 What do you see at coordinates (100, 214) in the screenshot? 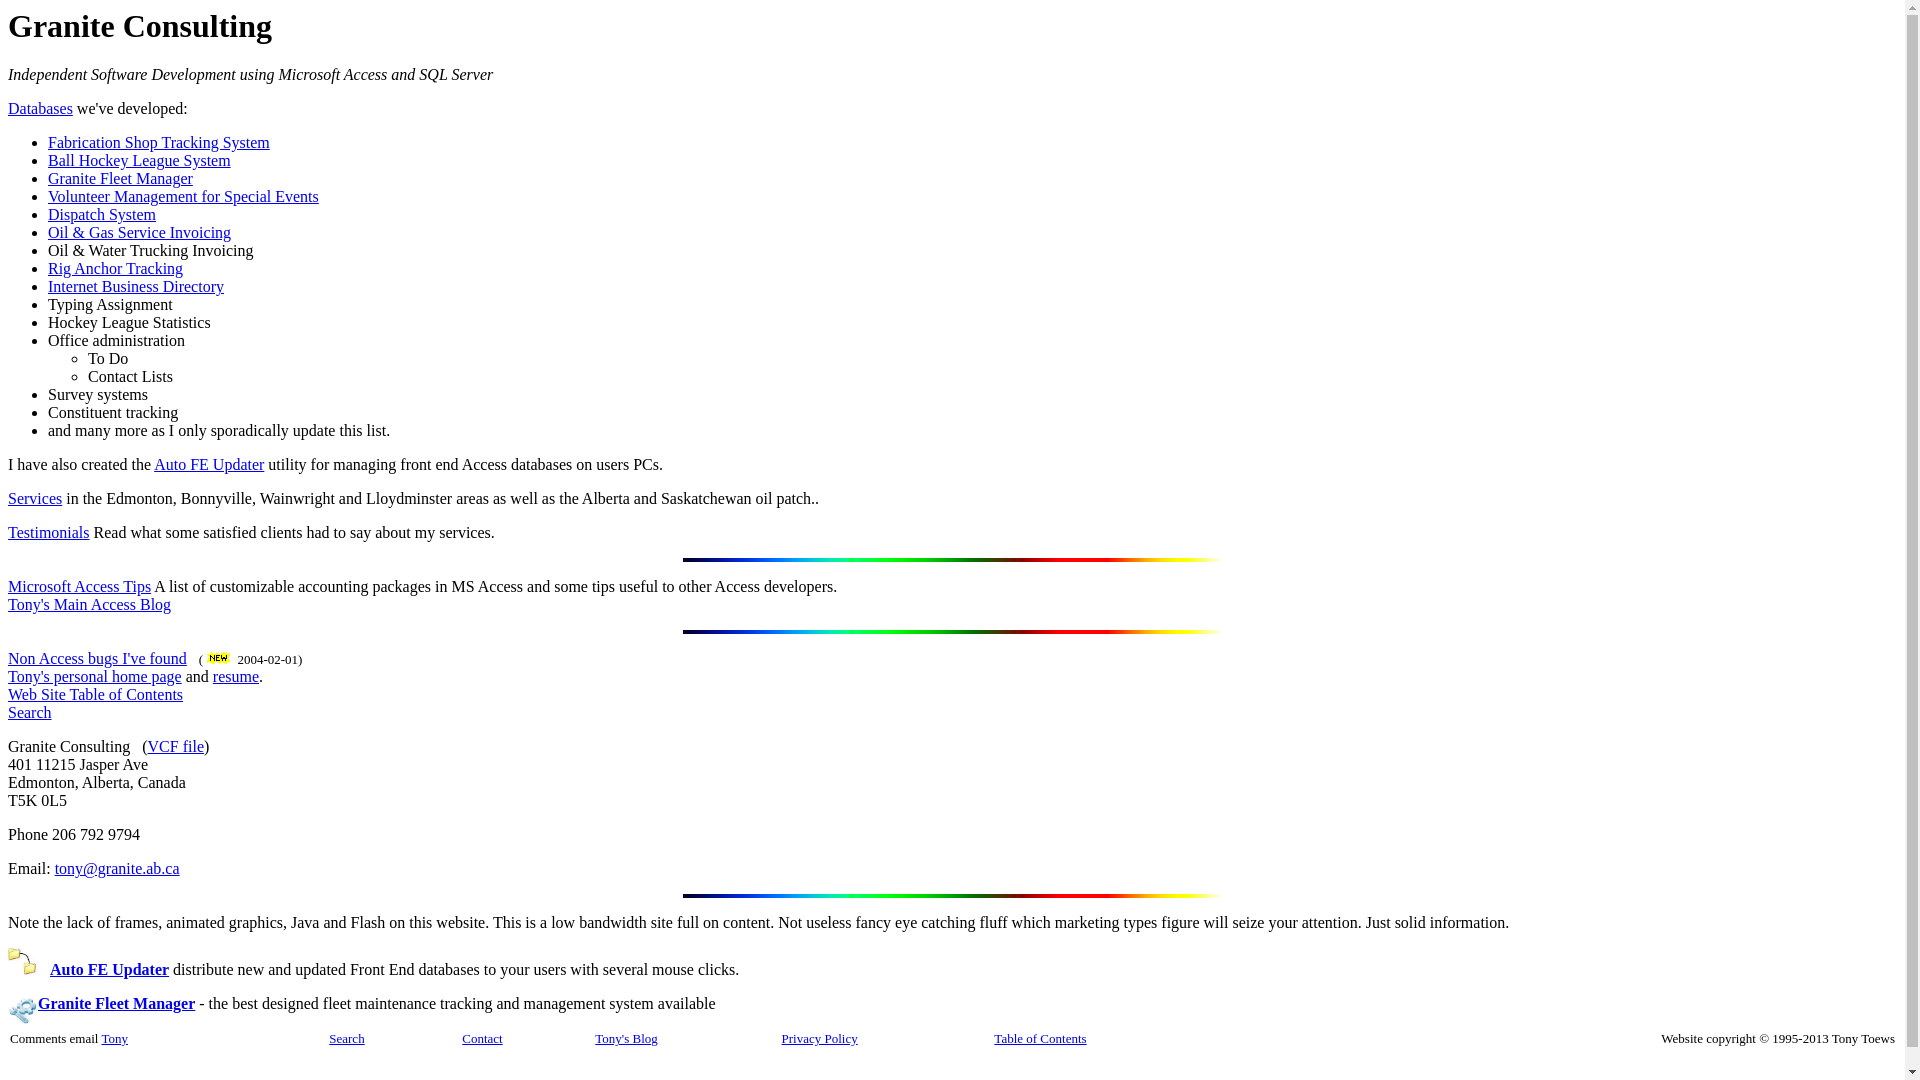
I see `'Dispatch System'` at bounding box center [100, 214].